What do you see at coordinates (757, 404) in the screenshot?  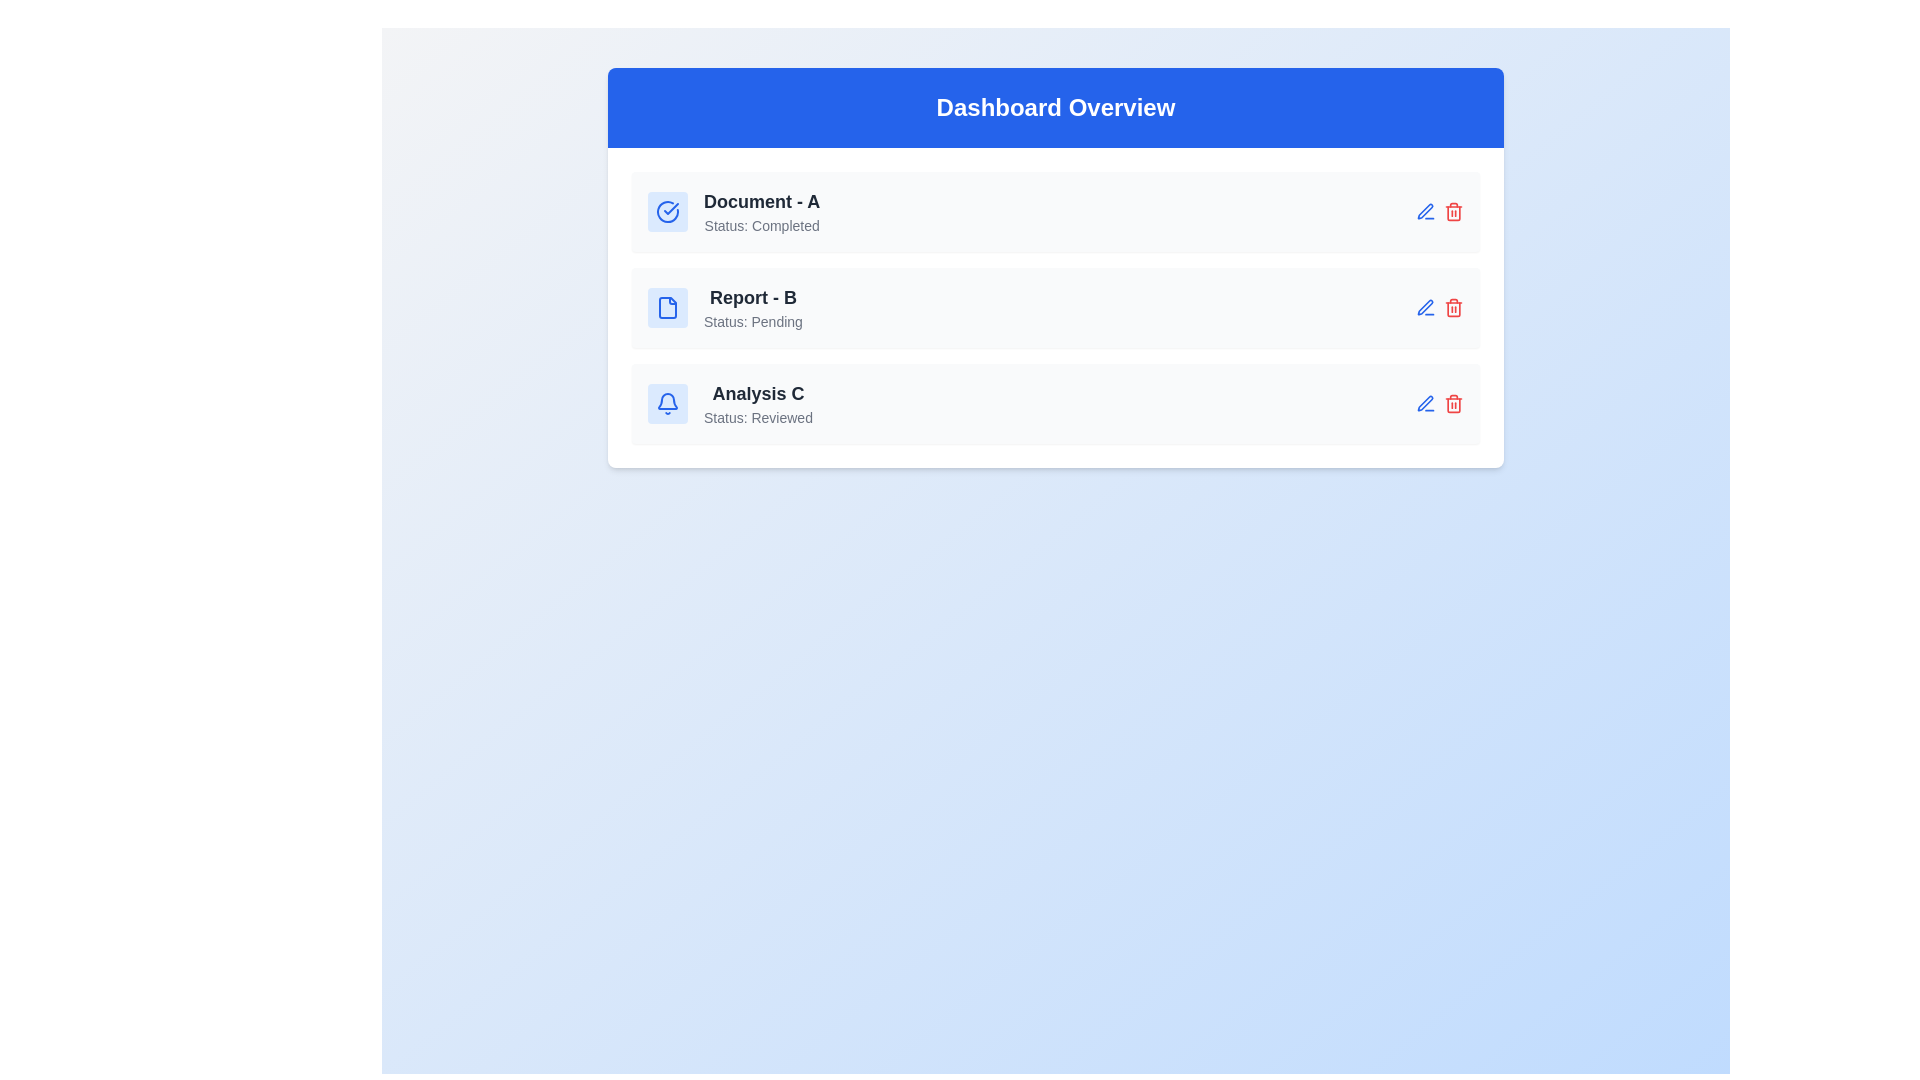 I see `text content displayed in the title 'Analysis C' with status 'Reviewed' located in the third row of the vertical list within a white card panel` at bounding box center [757, 404].